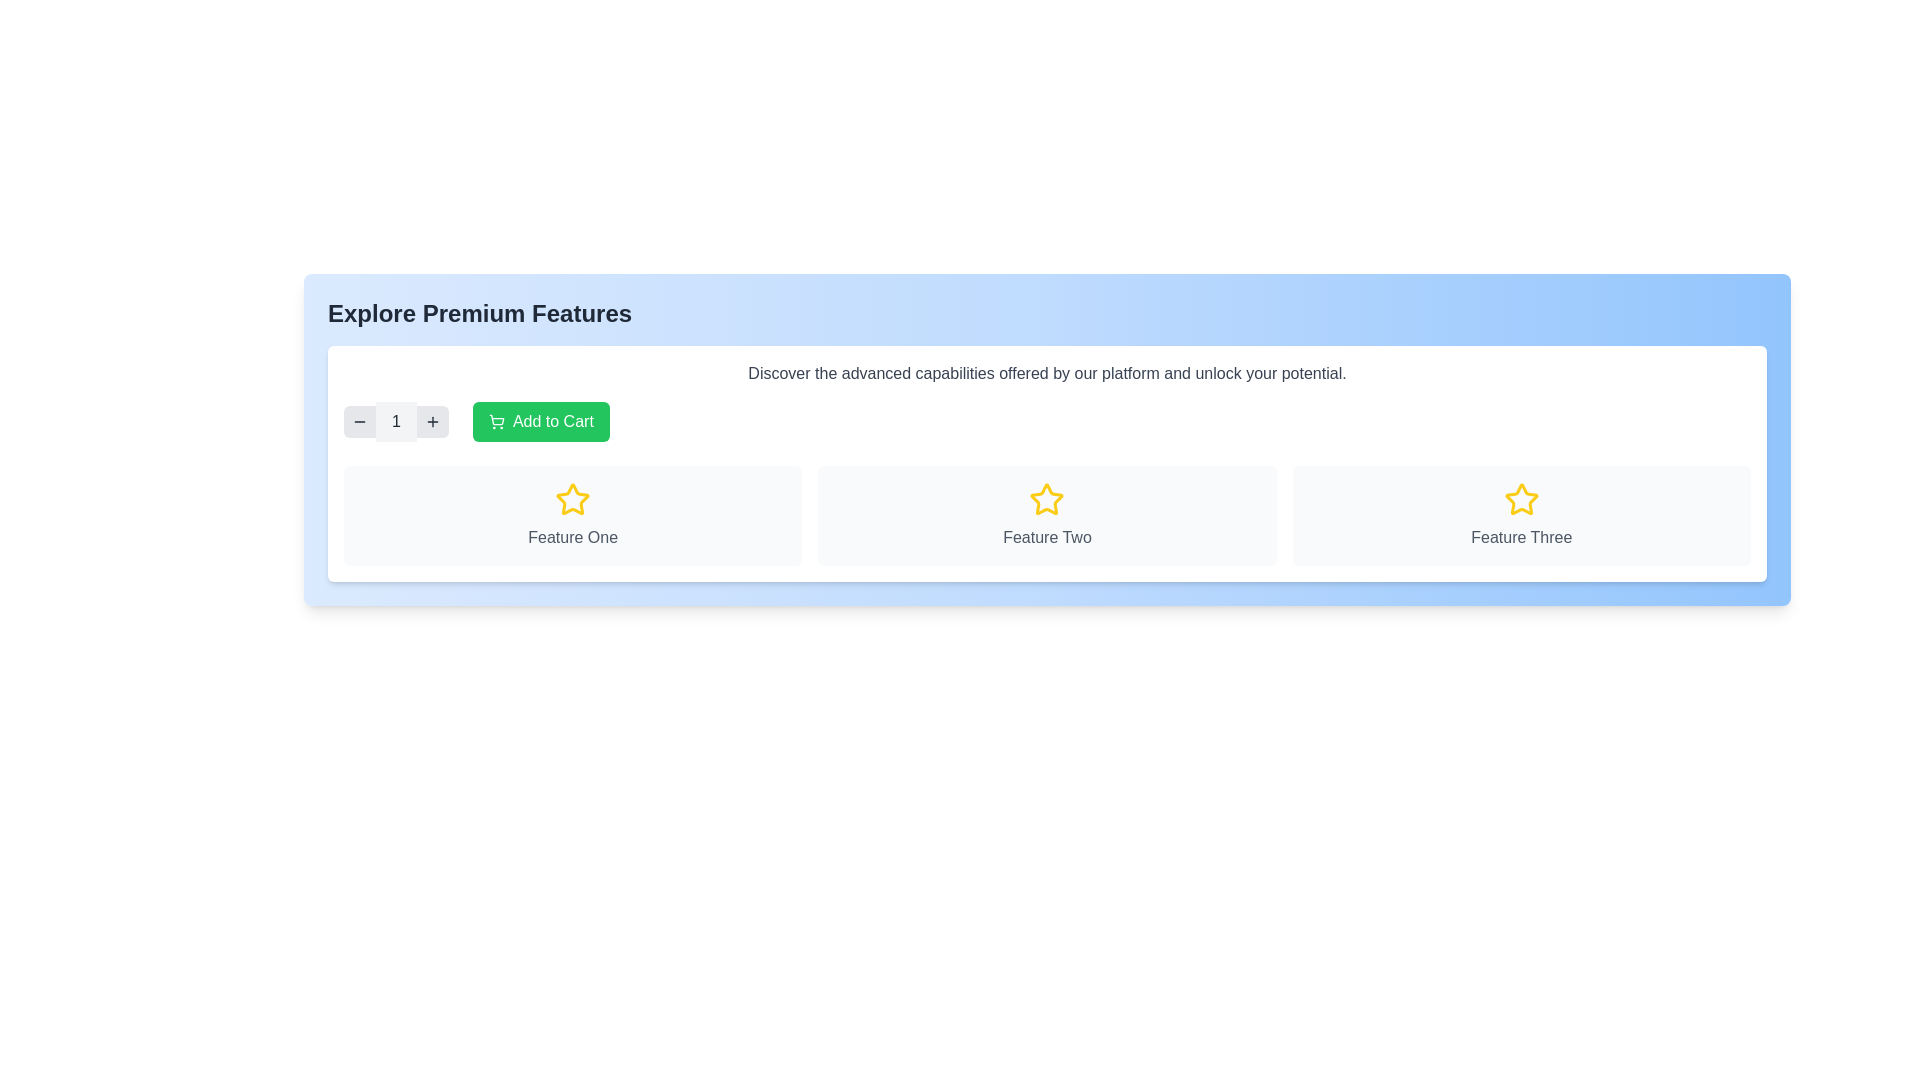 The width and height of the screenshot is (1920, 1080). I want to click on the star icon with a yellow outline located at the top-center of the card labeled 'Feature One.', so click(572, 499).